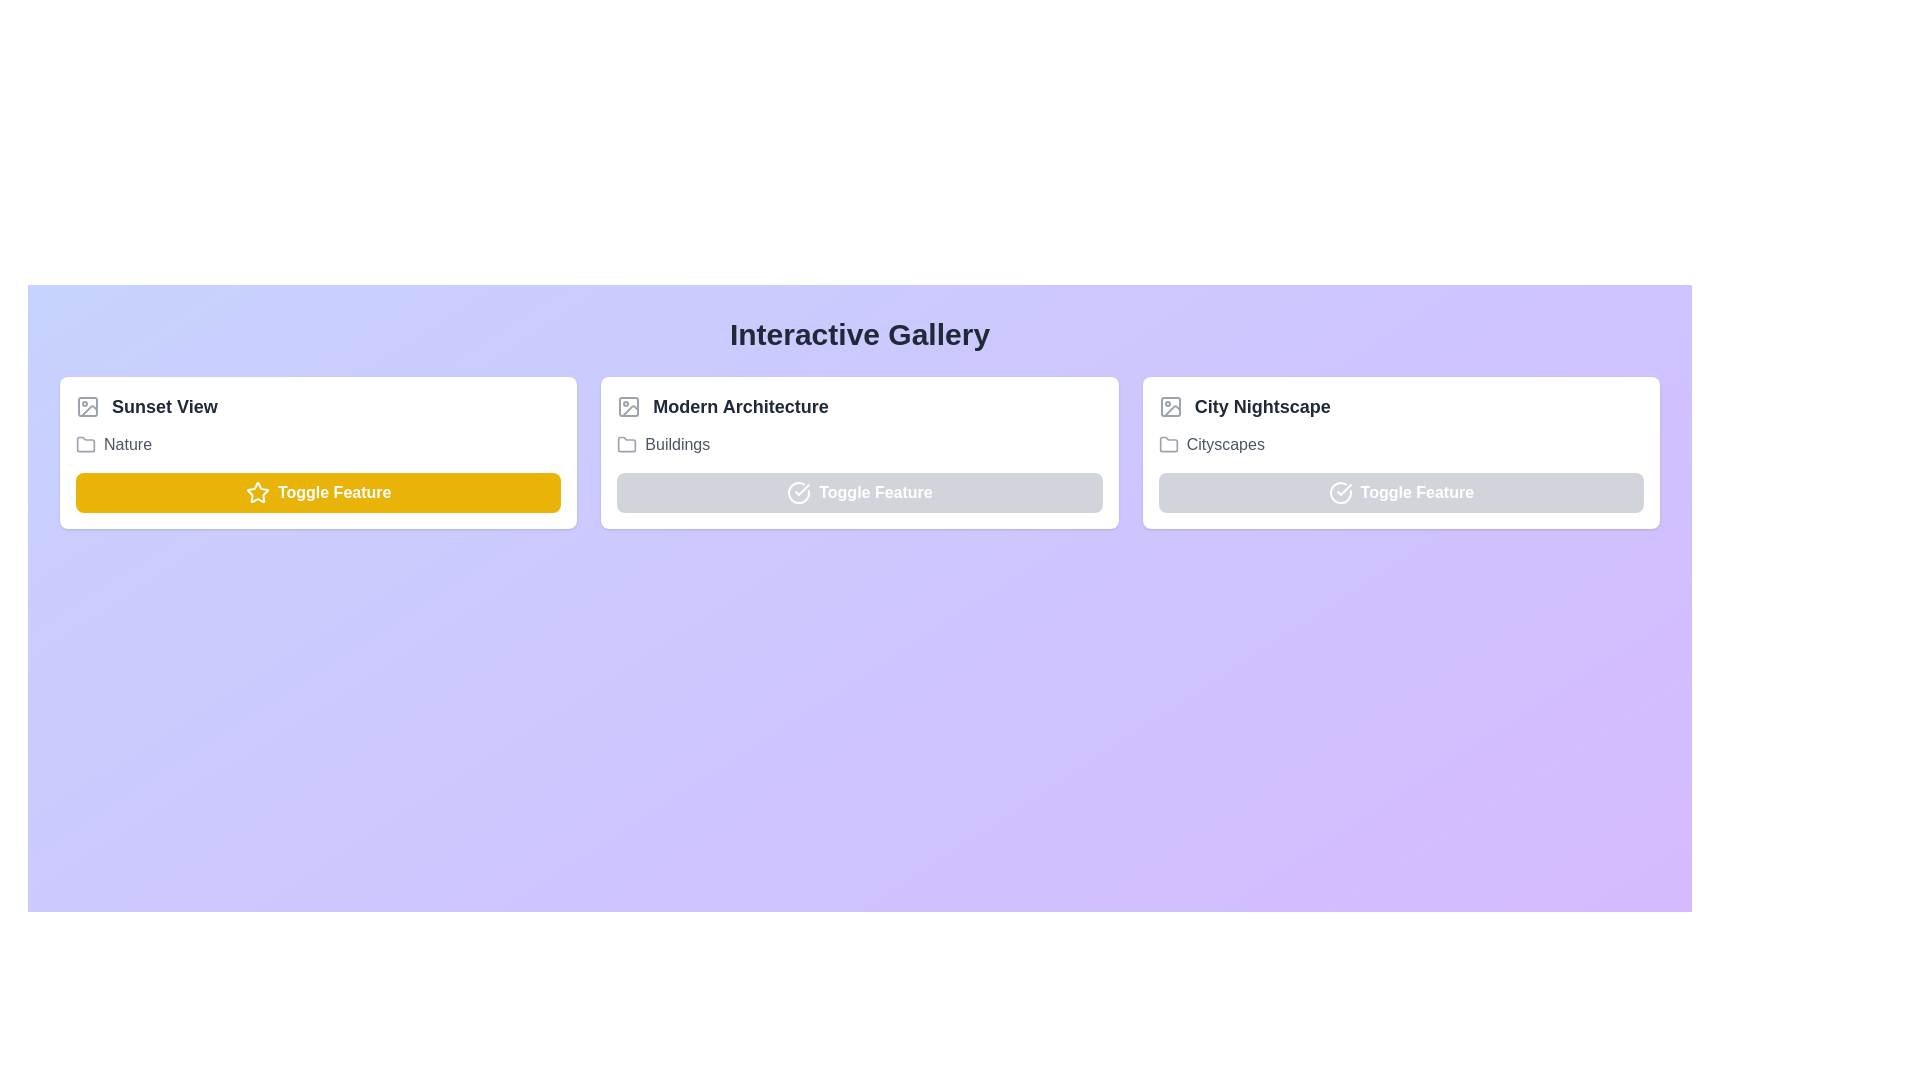 Image resolution: width=1920 pixels, height=1080 pixels. Describe the element at coordinates (86, 406) in the screenshot. I see `the rectangular graphic element located at the top-left corner of the 'Sunset View' section within the photo icon` at that location.